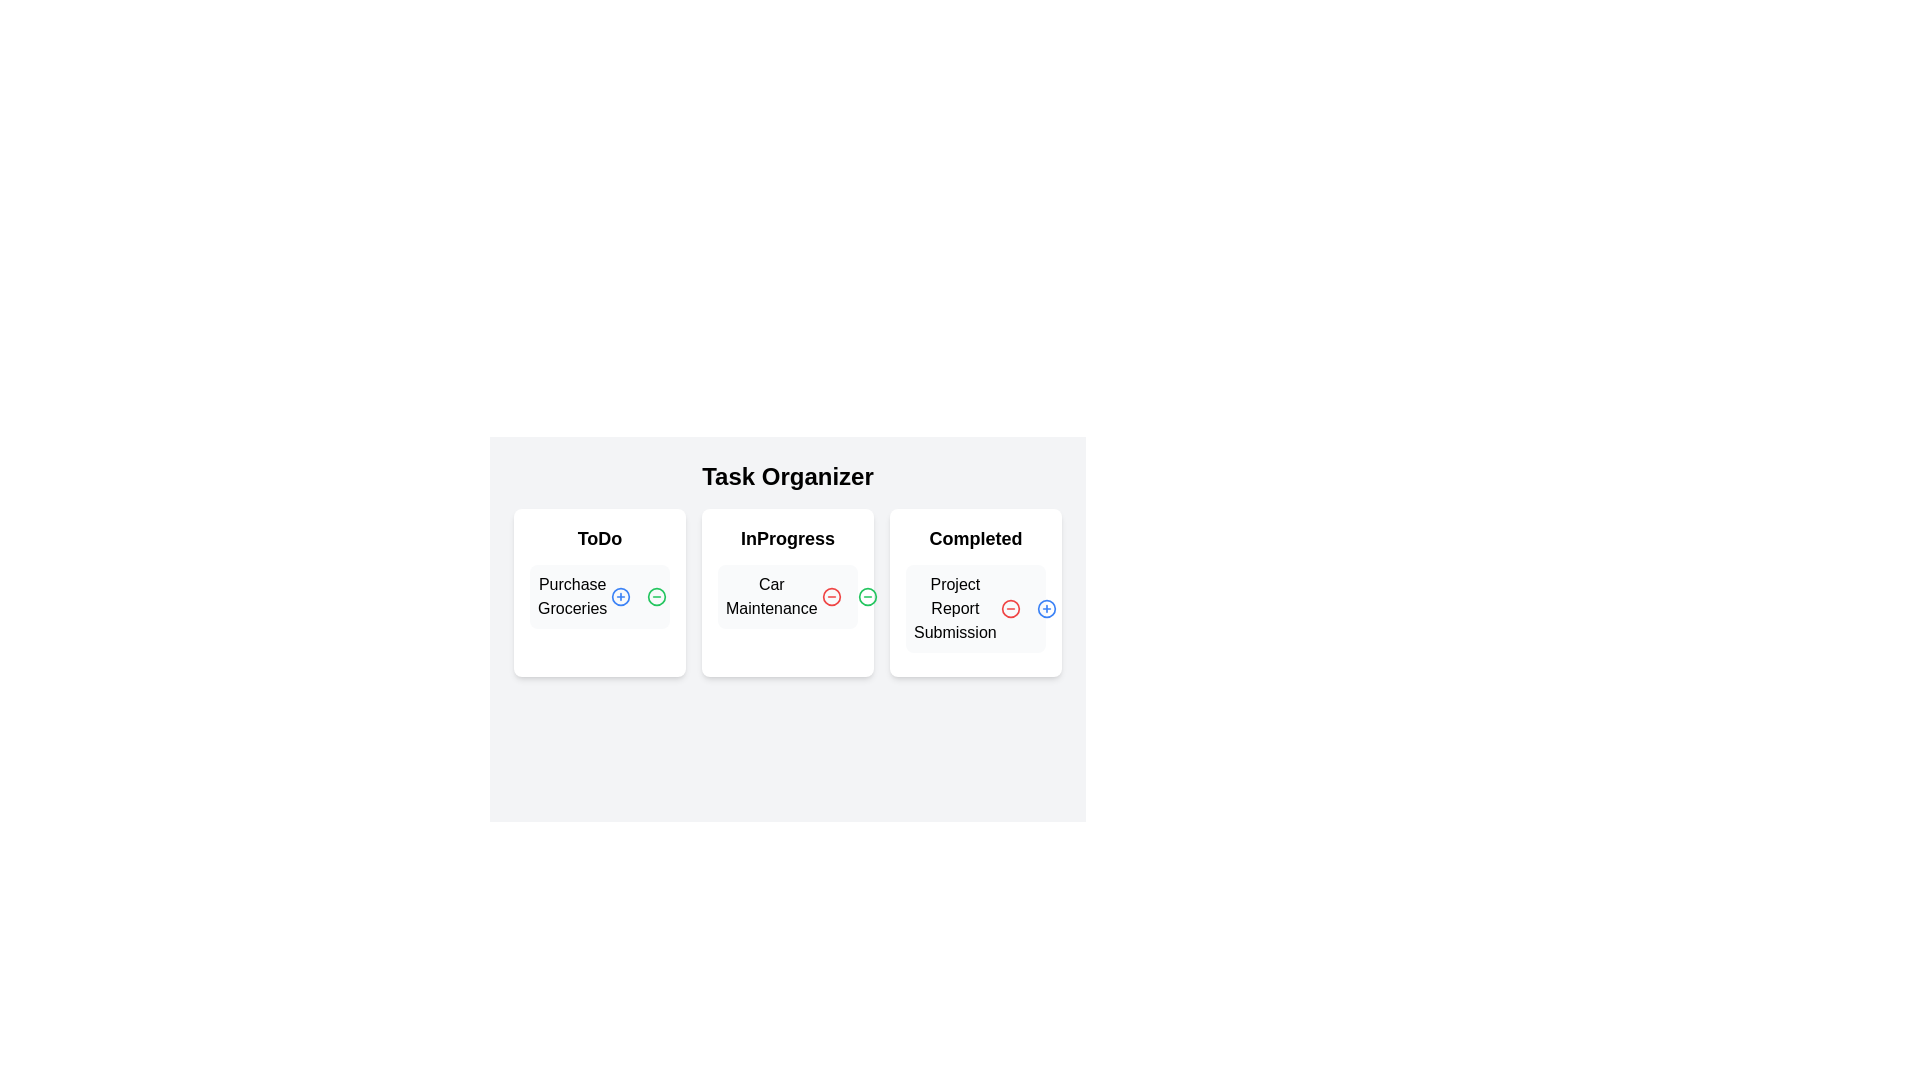 The image size is (1920, 1080). What do you see at coordinates (599, 538) in the screenshot?
I see `the category header ToDo to focus on the corresponding category` at bounding box center [599, 538].